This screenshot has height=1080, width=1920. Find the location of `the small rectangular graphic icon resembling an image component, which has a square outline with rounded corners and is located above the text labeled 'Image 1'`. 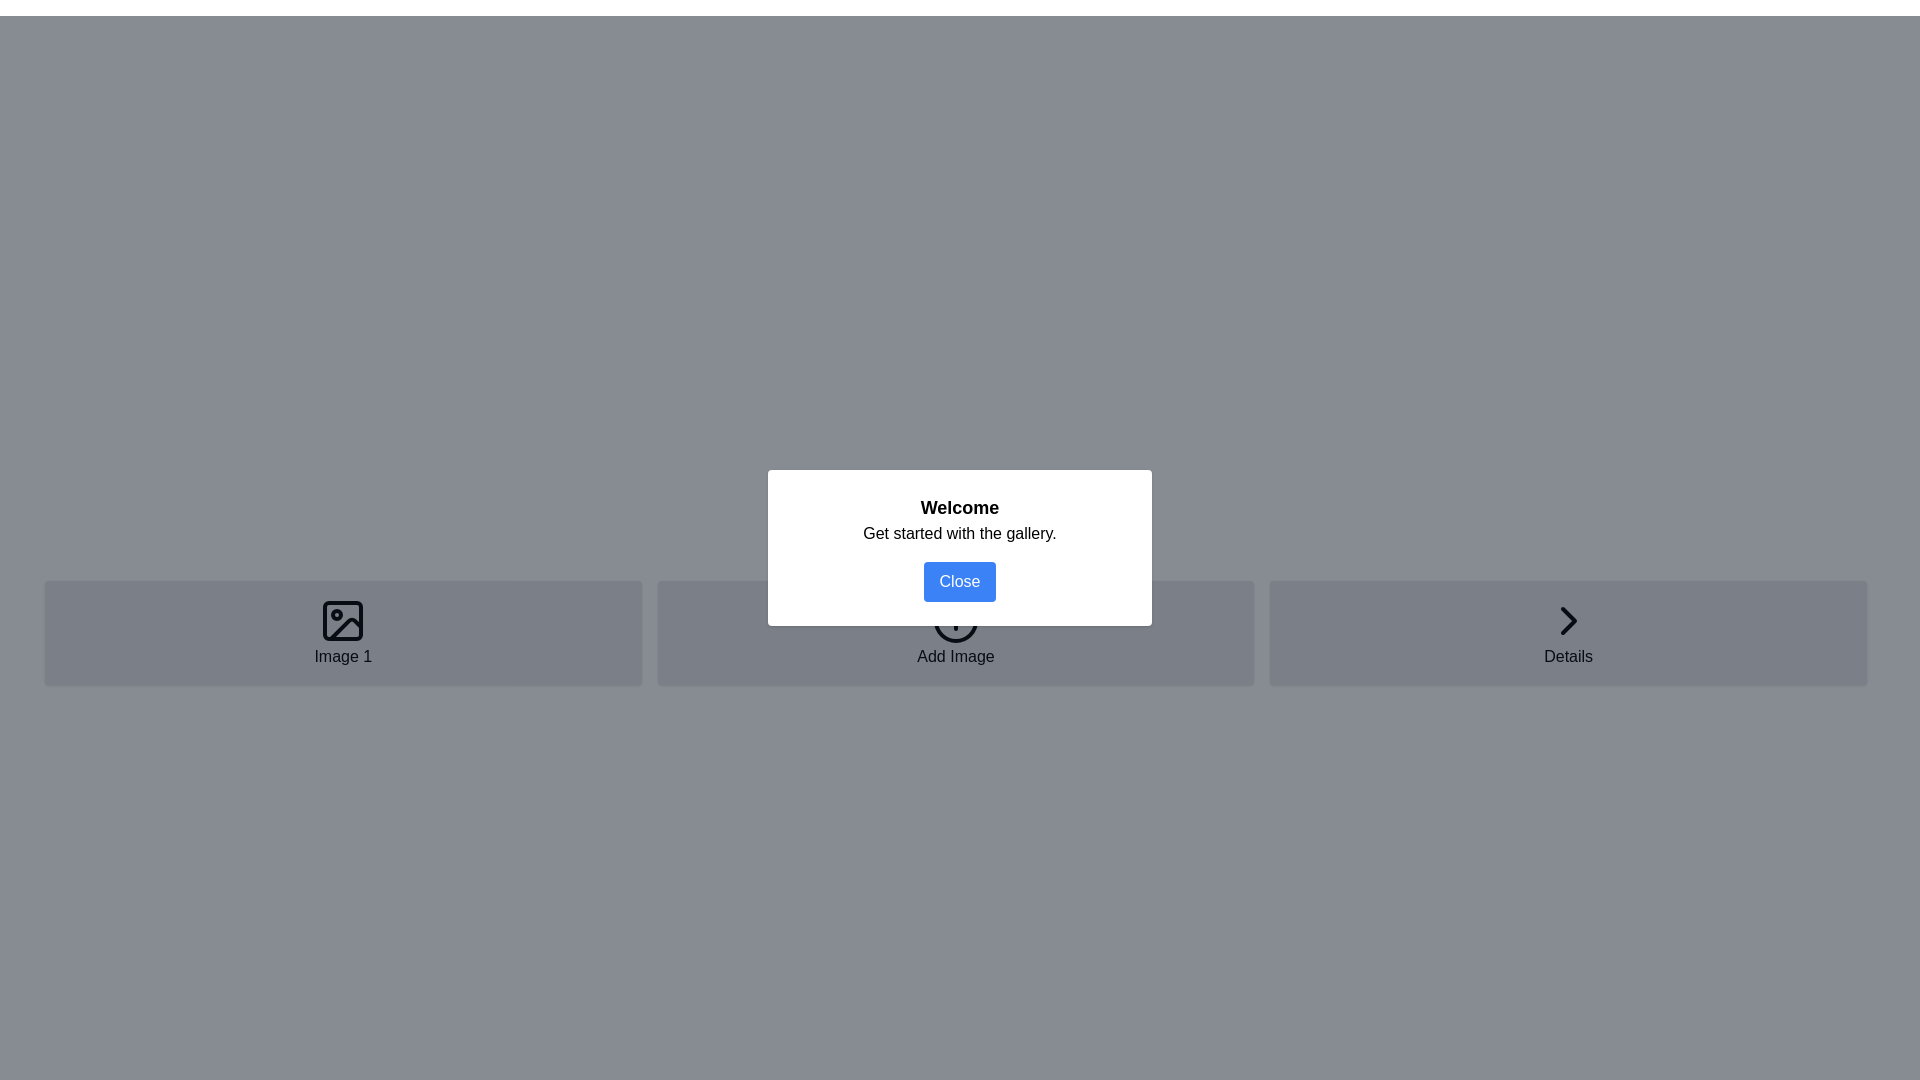

the small rectangular graphic icon resembling an image component, which has a square outline with rounded corners and is located above the text labeled 'Image 1' is located at coordinates (343, 620).